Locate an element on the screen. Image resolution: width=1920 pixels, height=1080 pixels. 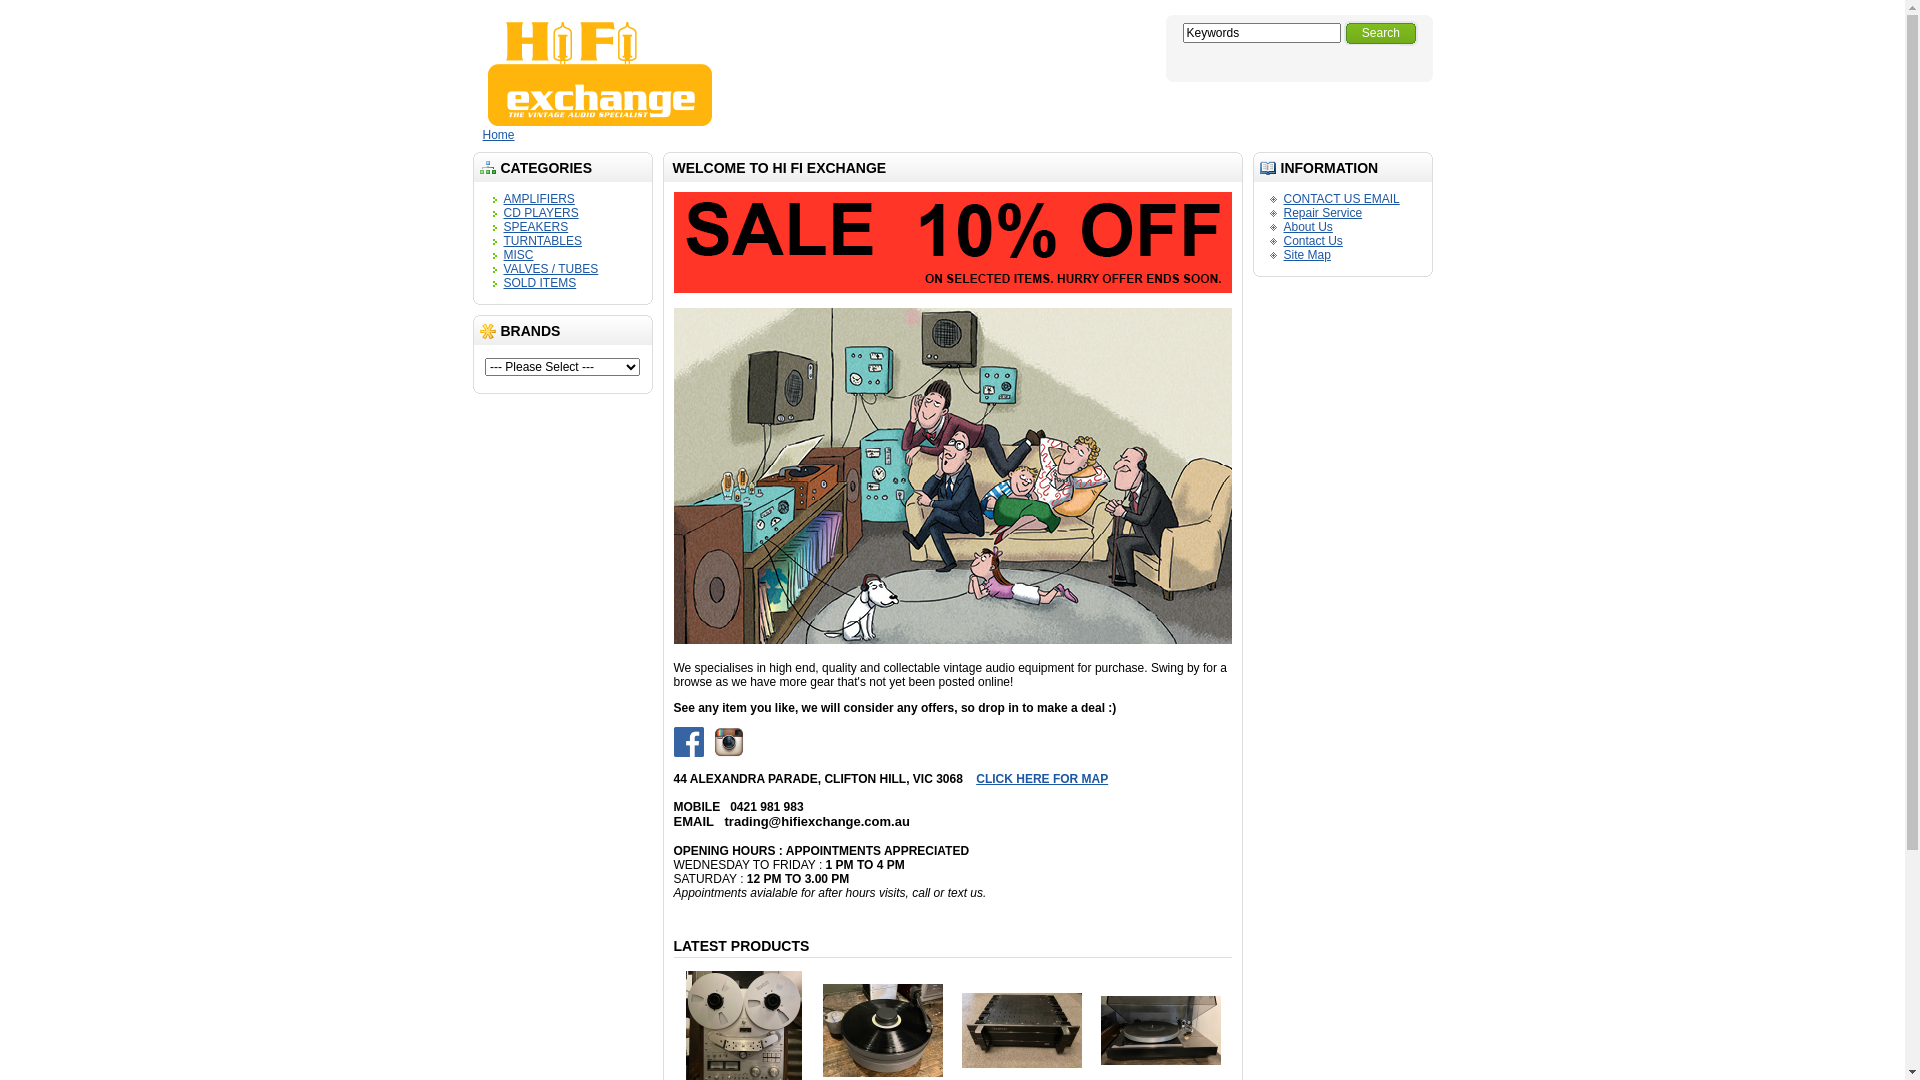
'Keywords' is located at coordinates (1260, 33).